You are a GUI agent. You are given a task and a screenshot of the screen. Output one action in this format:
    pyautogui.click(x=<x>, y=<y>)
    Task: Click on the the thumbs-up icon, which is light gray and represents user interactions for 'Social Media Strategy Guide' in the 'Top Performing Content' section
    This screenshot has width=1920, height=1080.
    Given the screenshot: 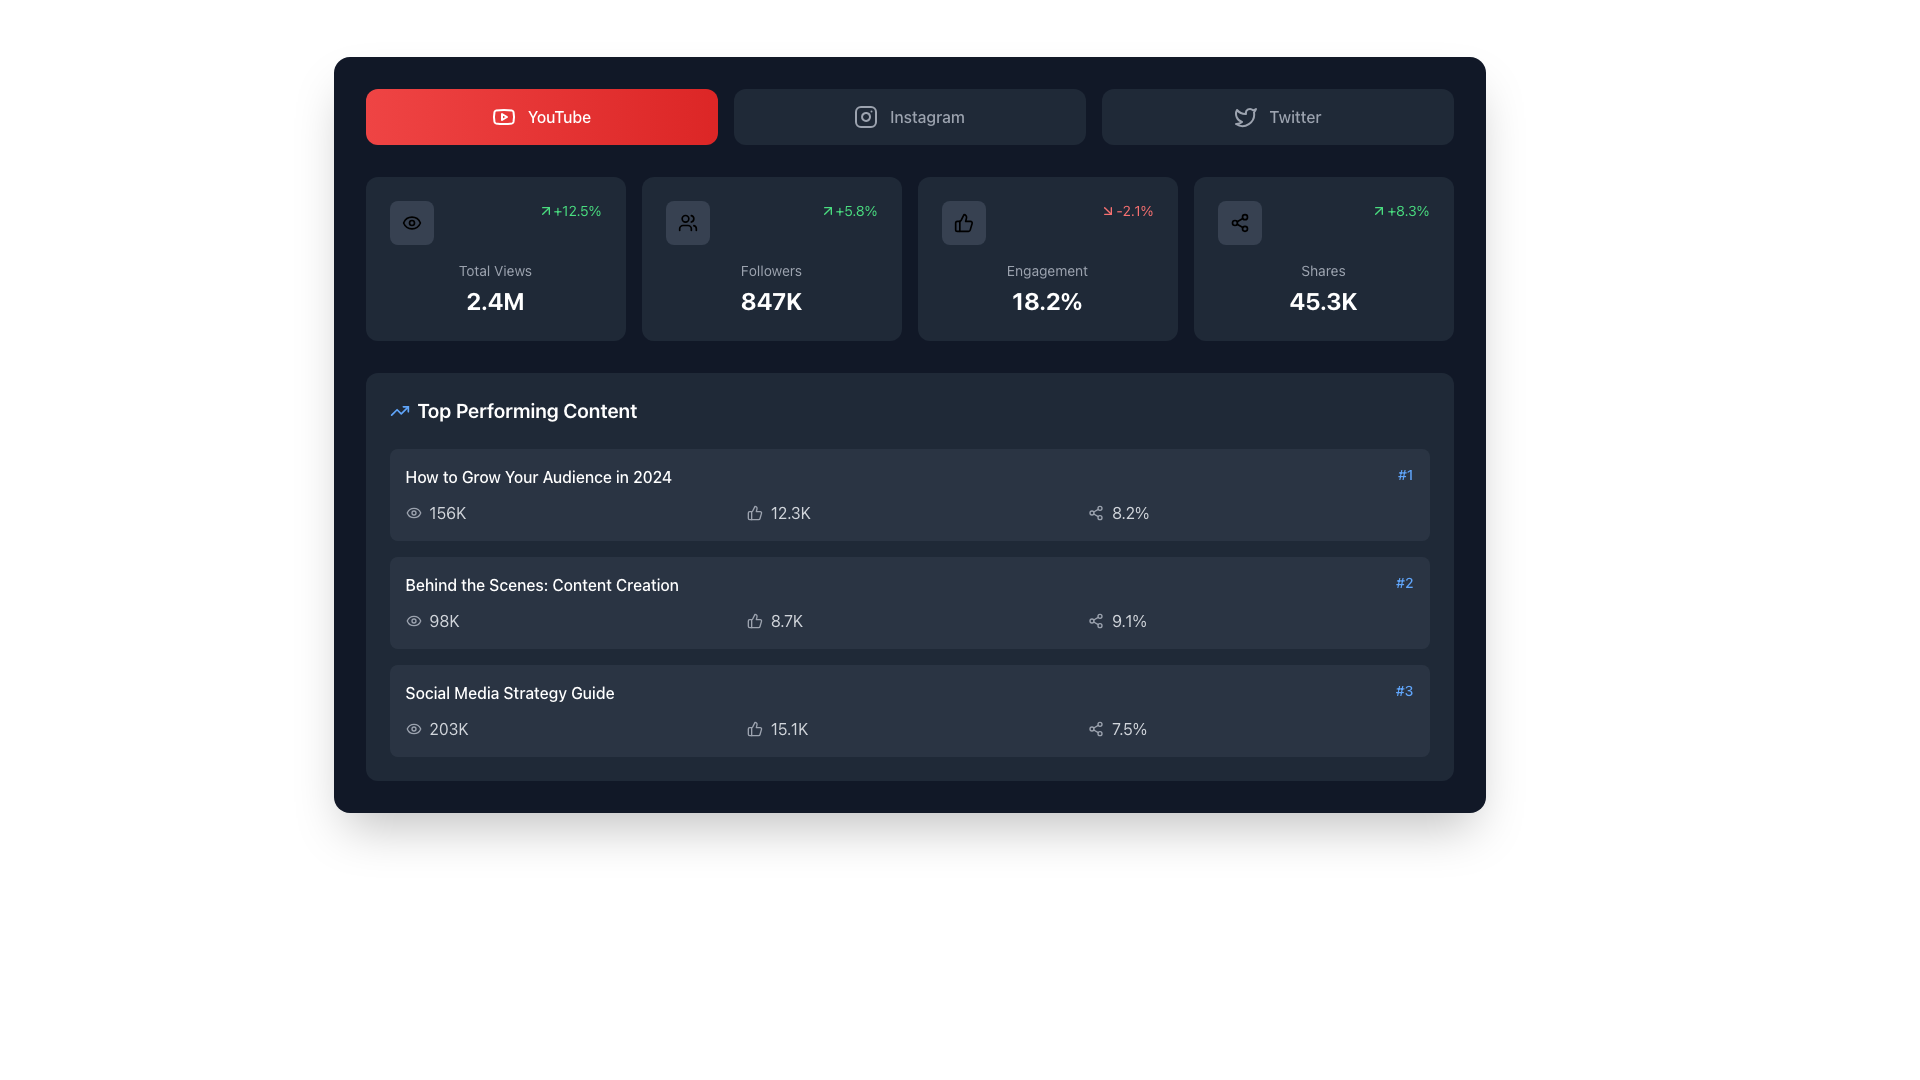 What is the action you would take?
    pyautogui.click(x=753, y=729)
    